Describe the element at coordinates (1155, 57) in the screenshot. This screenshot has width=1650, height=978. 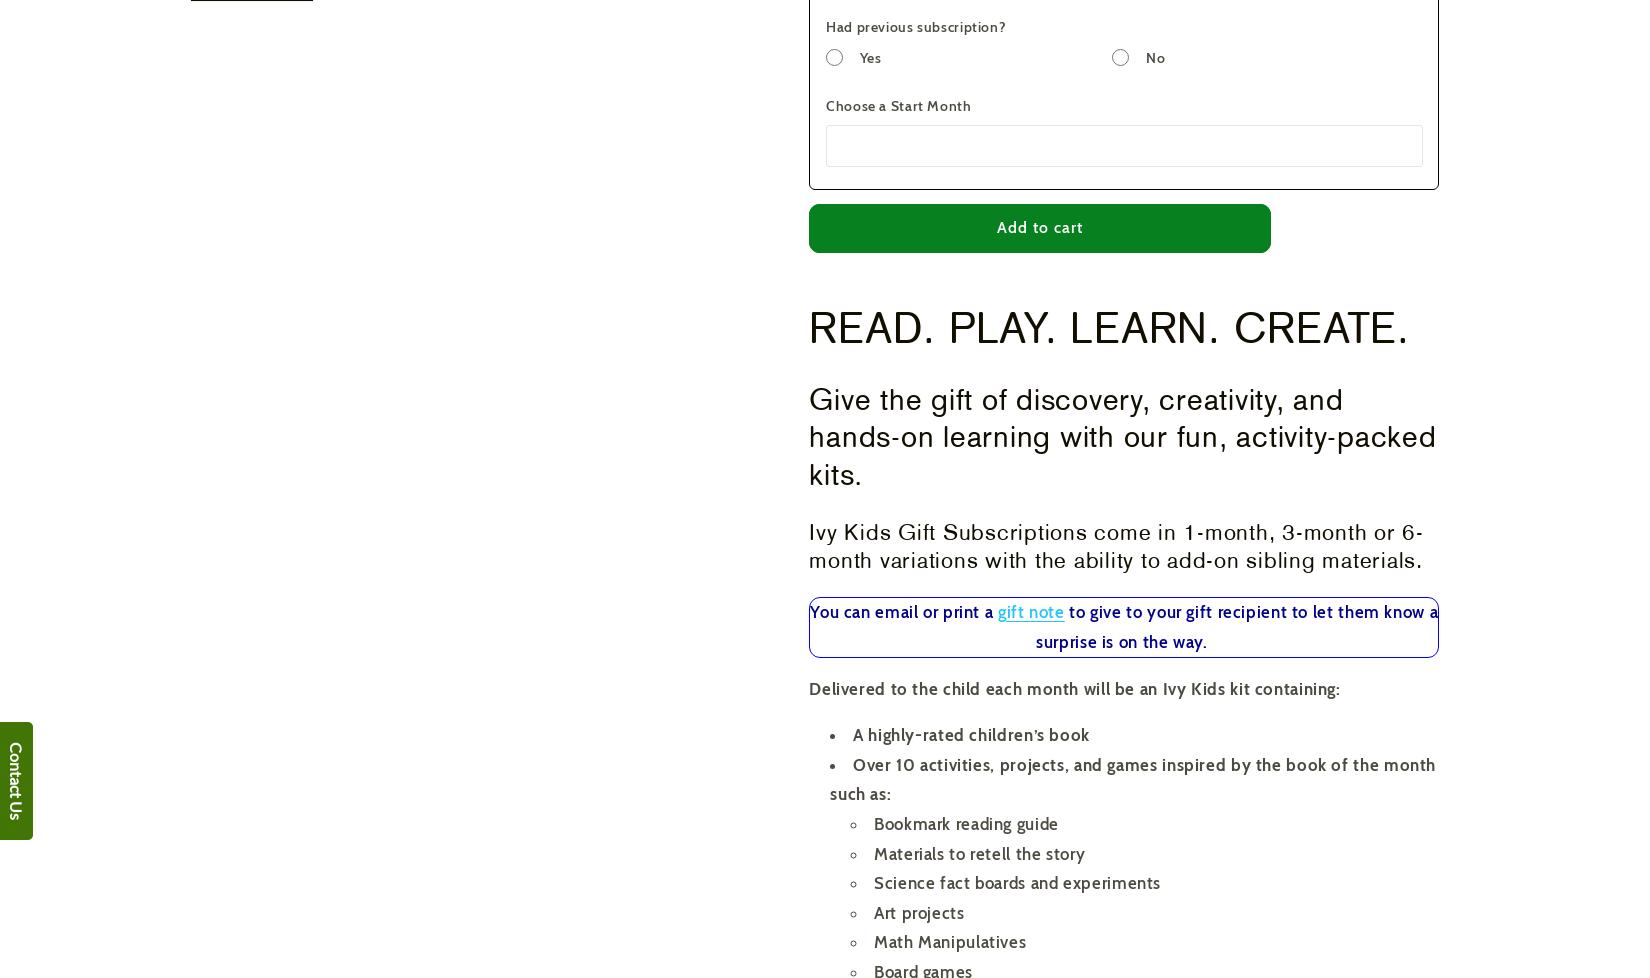
I see `'No'` at that location.